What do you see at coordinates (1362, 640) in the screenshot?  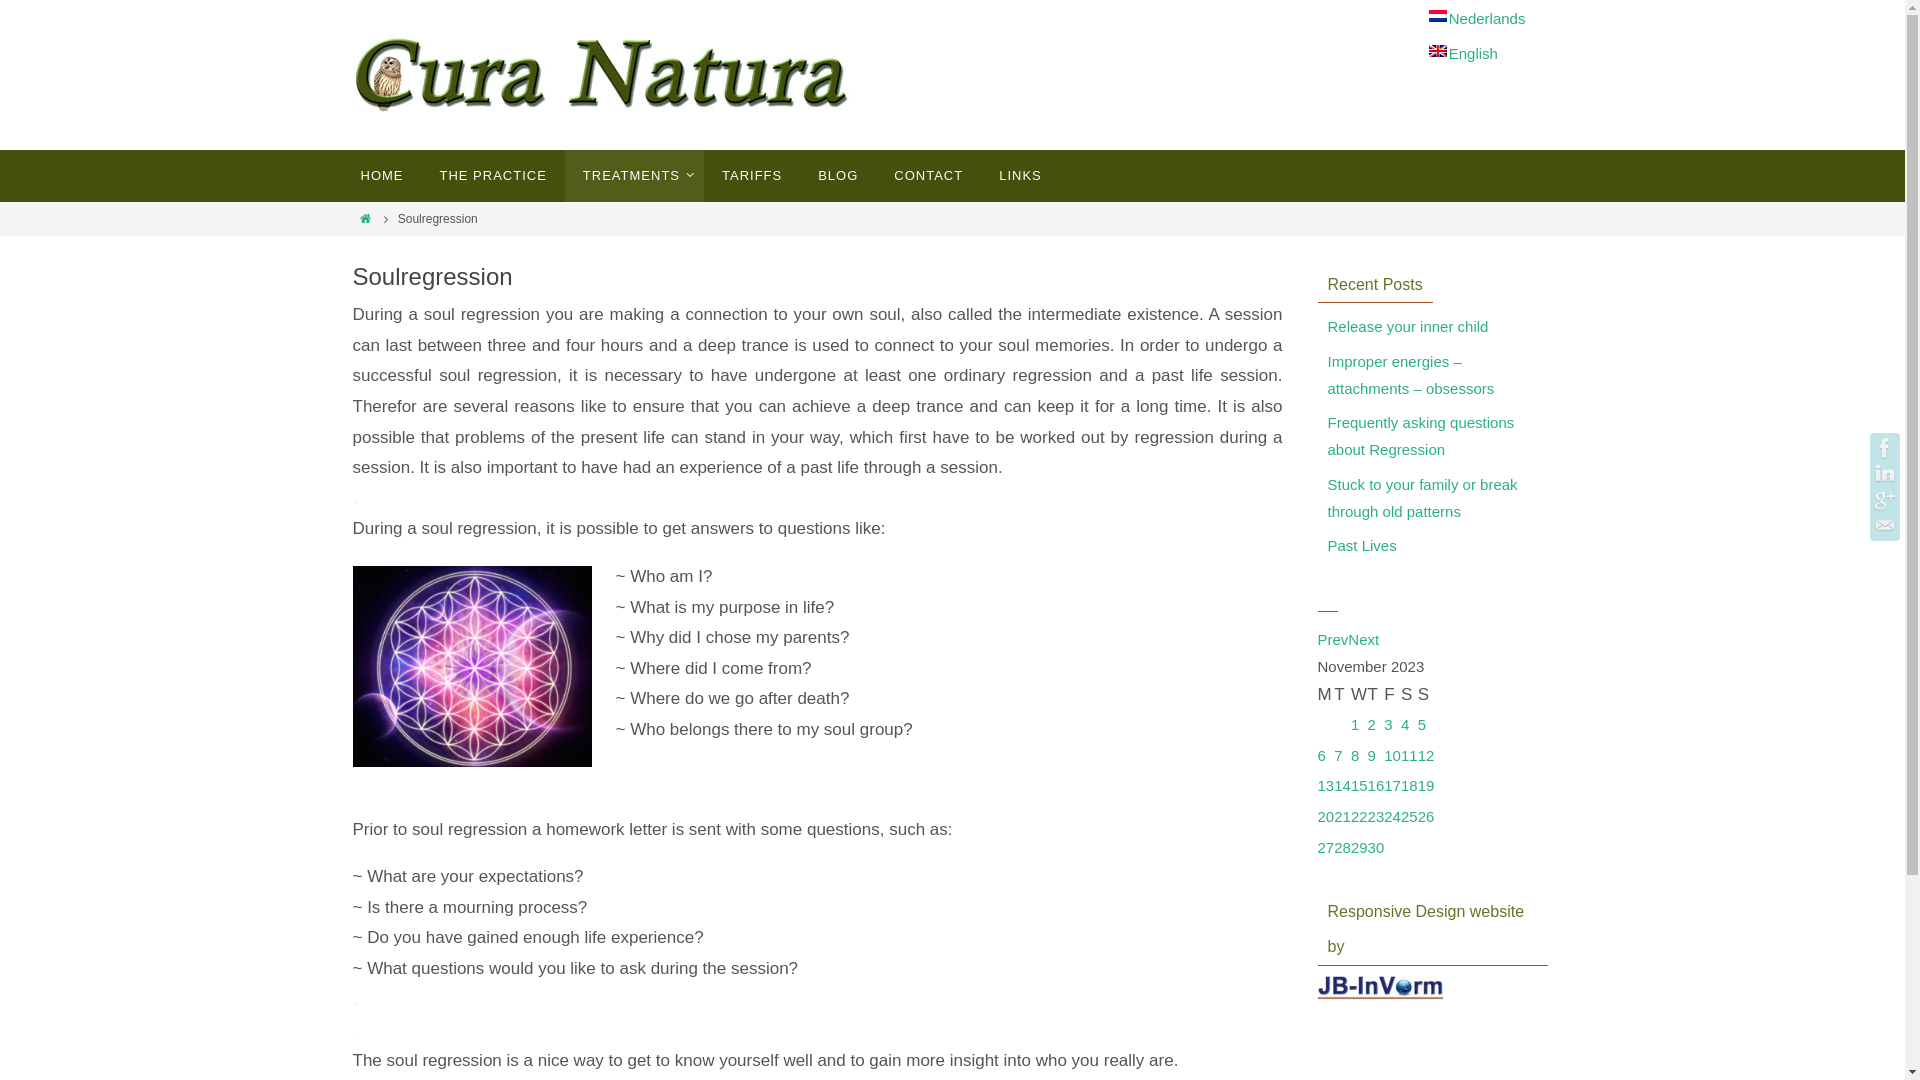 I see `'Next'` at bounding box center [1362, 640].